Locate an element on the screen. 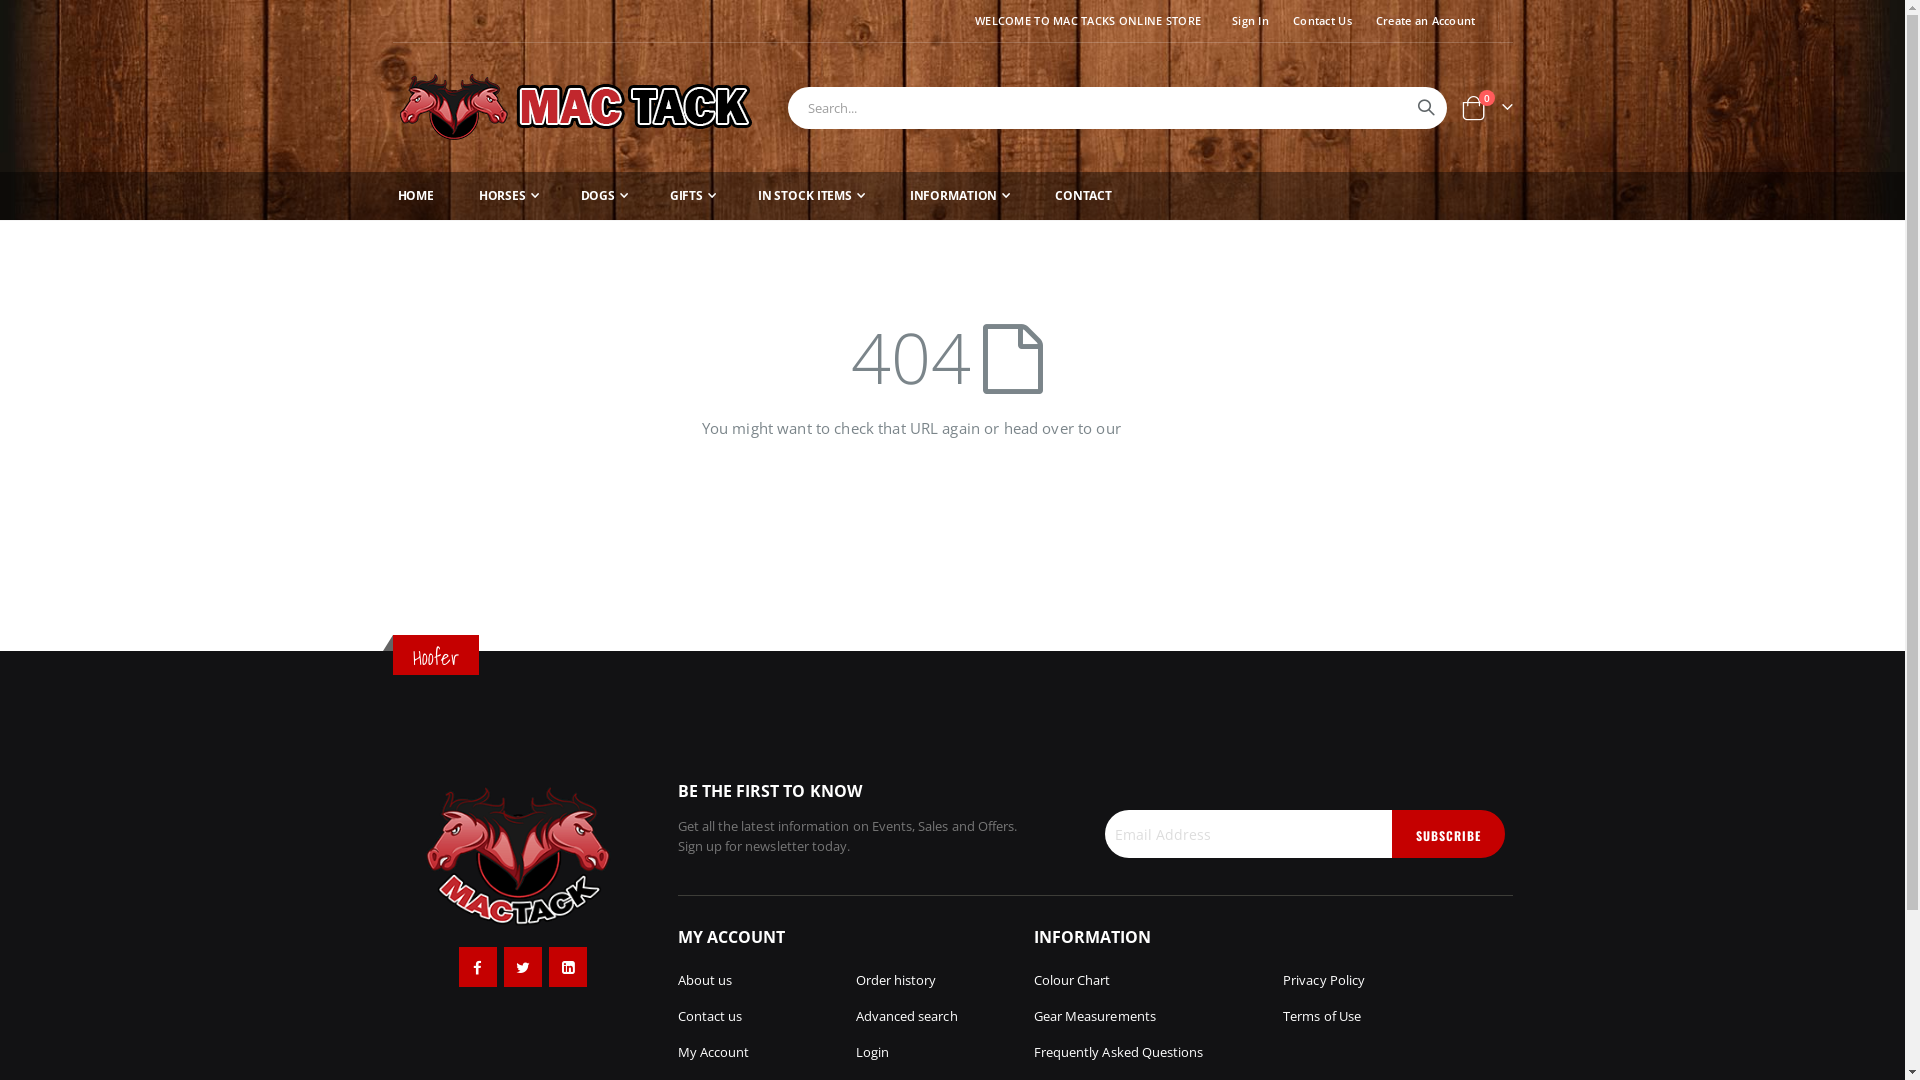  'homepage.' is located at coordinates (1163, 427).